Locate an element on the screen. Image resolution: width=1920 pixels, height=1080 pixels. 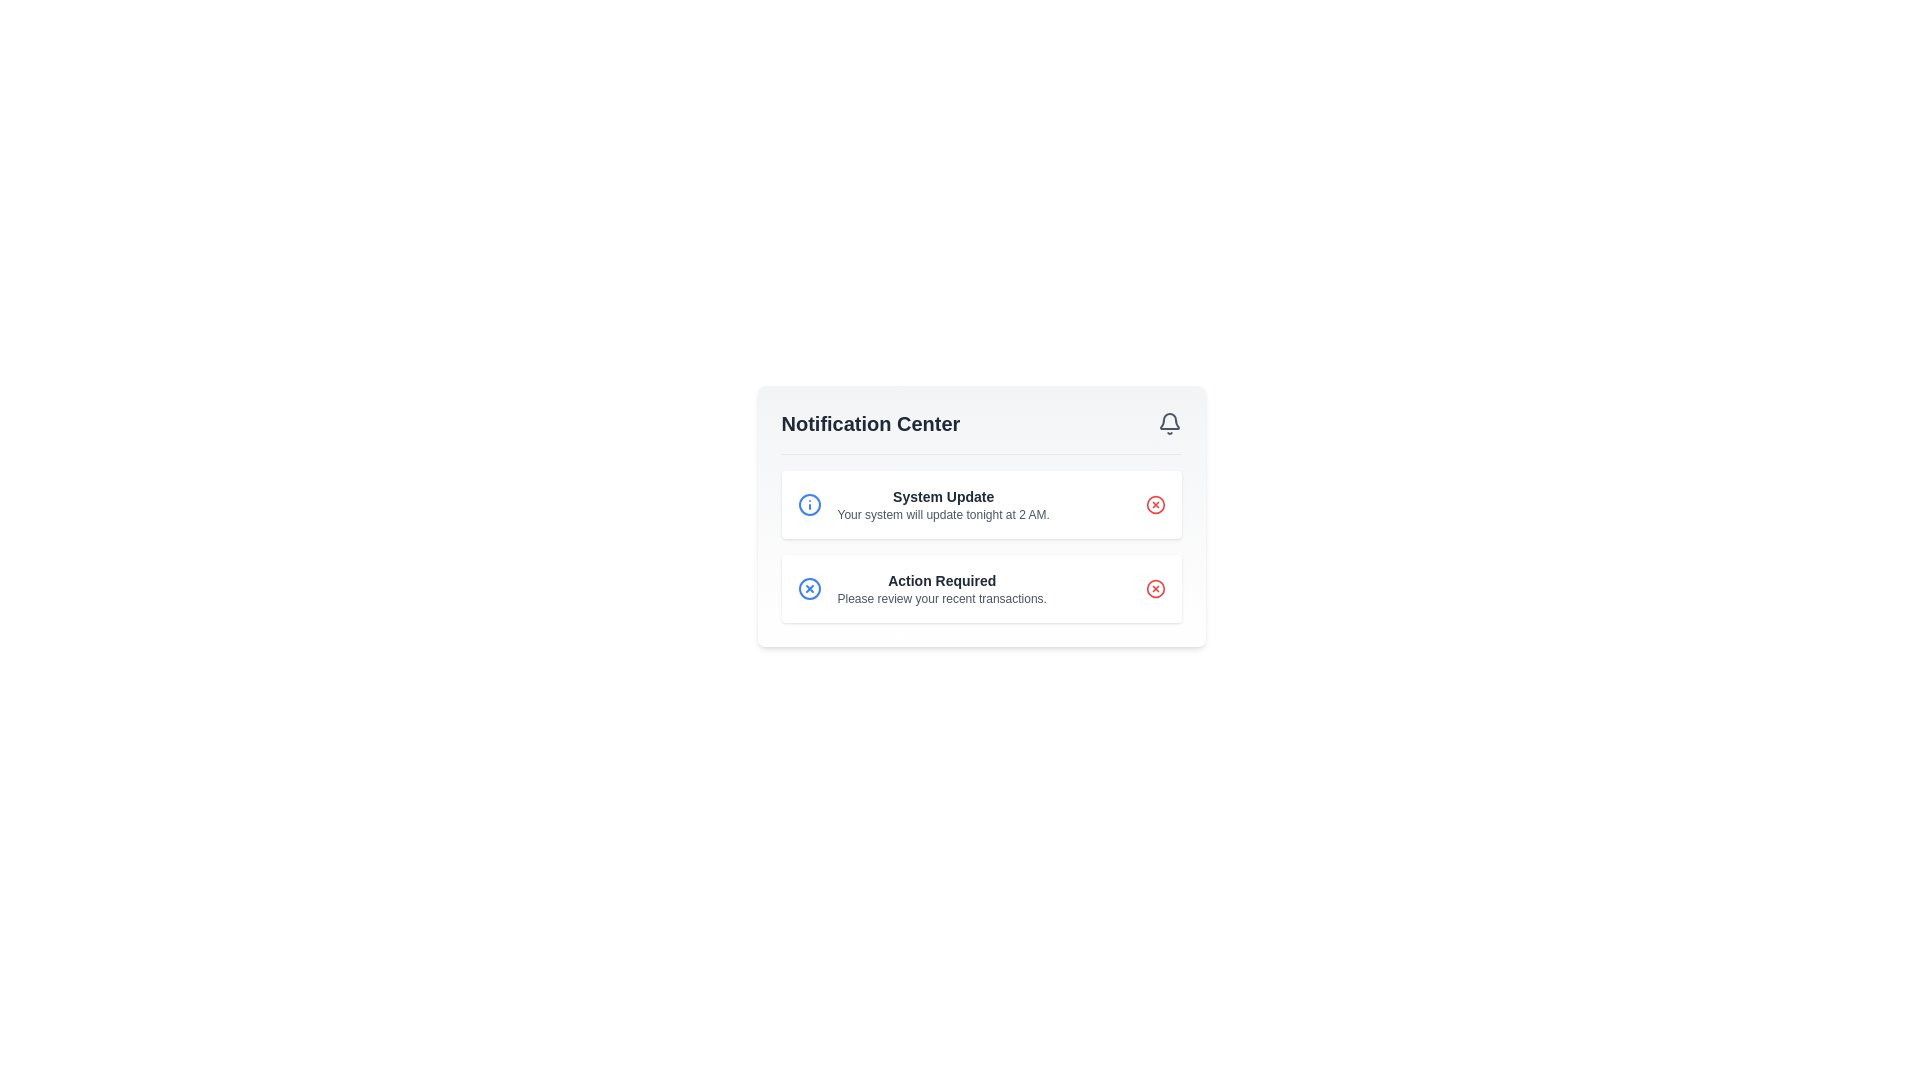
the notification bell icon, which is a minimalist line-art representation is located at coordinates (1169, 420).